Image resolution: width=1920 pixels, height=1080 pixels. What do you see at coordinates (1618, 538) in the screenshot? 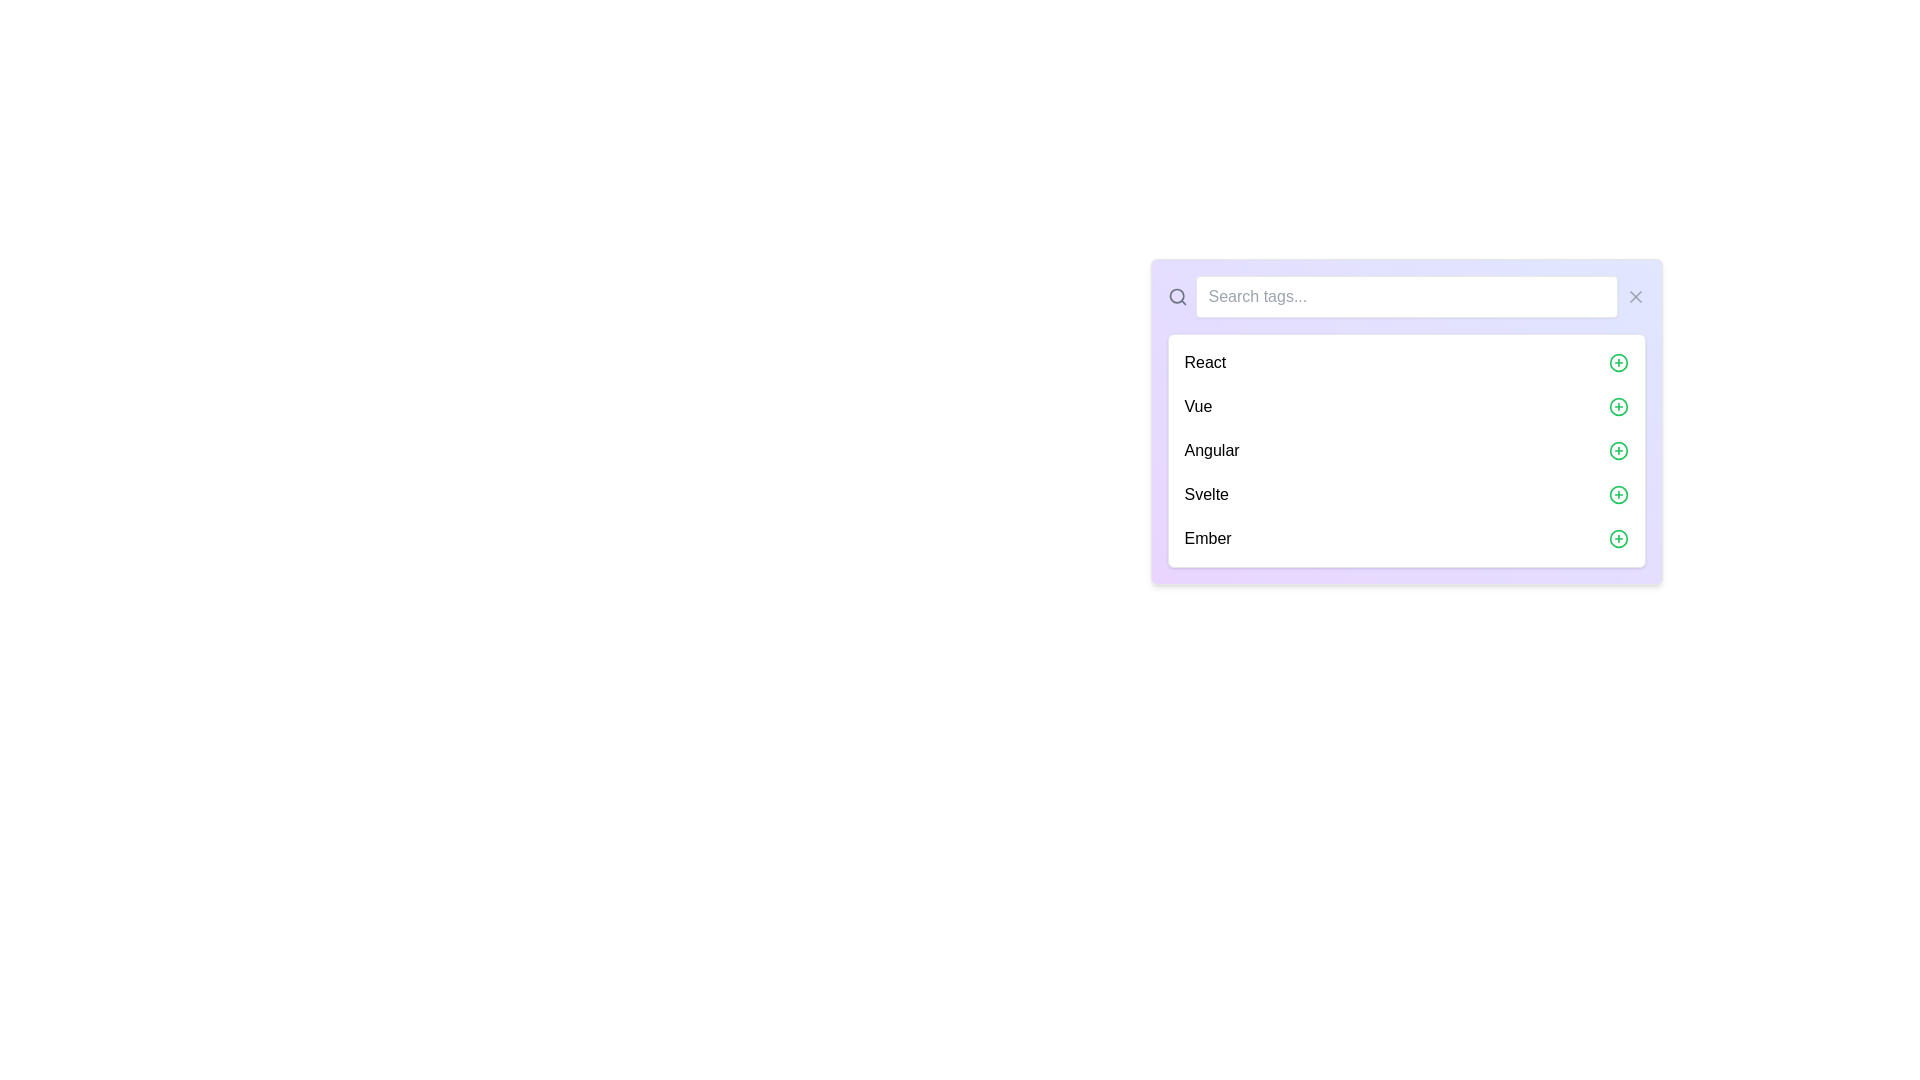
I see `the Icon button located at the far right of the row containing the 'Ember' label` at bounding box center [1618, 538].